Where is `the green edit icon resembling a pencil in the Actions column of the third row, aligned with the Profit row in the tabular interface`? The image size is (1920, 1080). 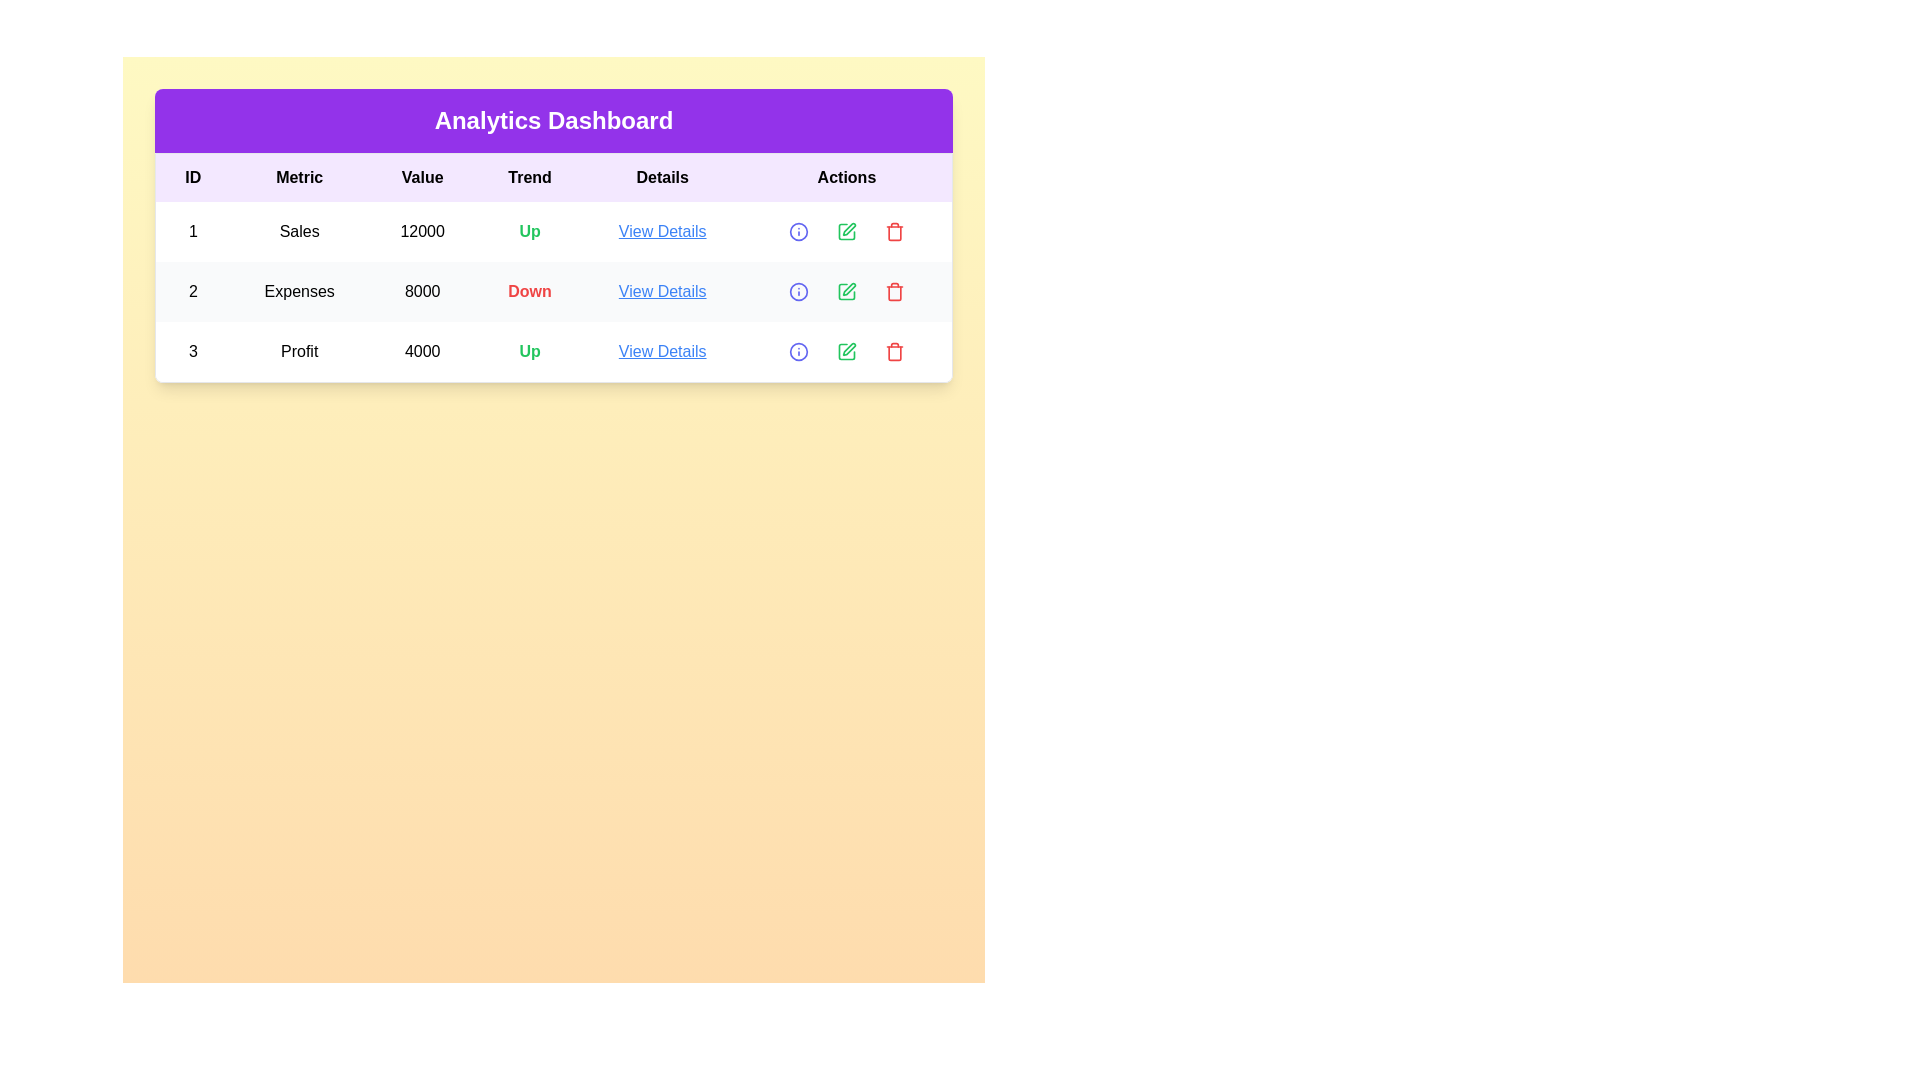 the green edit icon resembling a pencil in the Actions column of the third row, aligned with the Profit row in the tabular interface is located at coordinates (846, 350).